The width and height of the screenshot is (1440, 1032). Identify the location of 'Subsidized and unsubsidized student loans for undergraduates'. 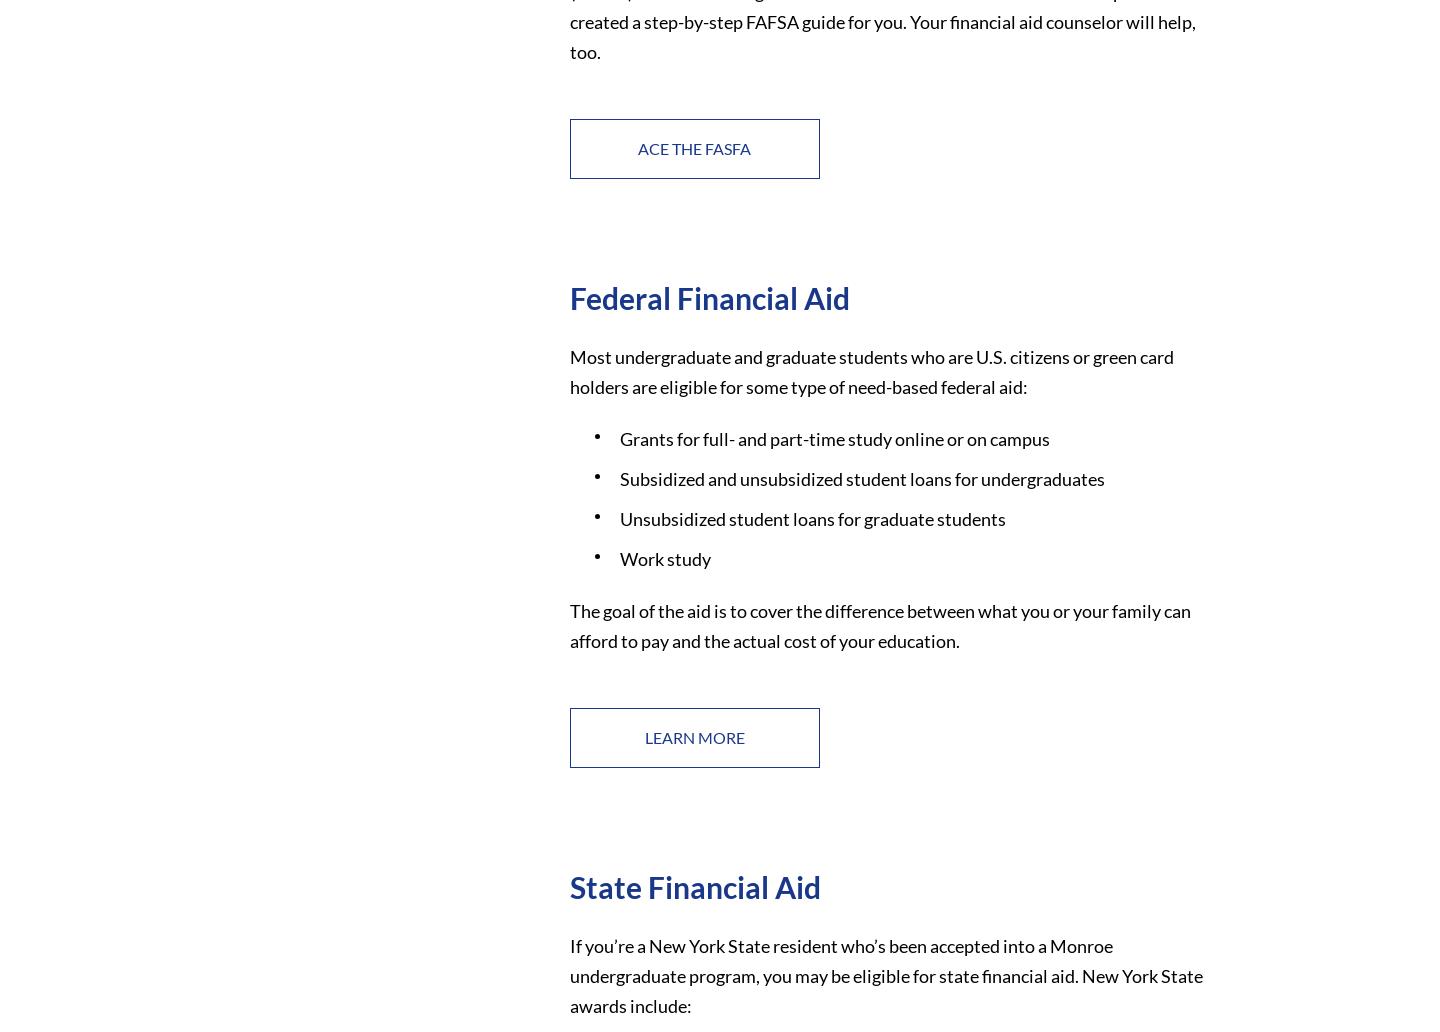
(860, 477).